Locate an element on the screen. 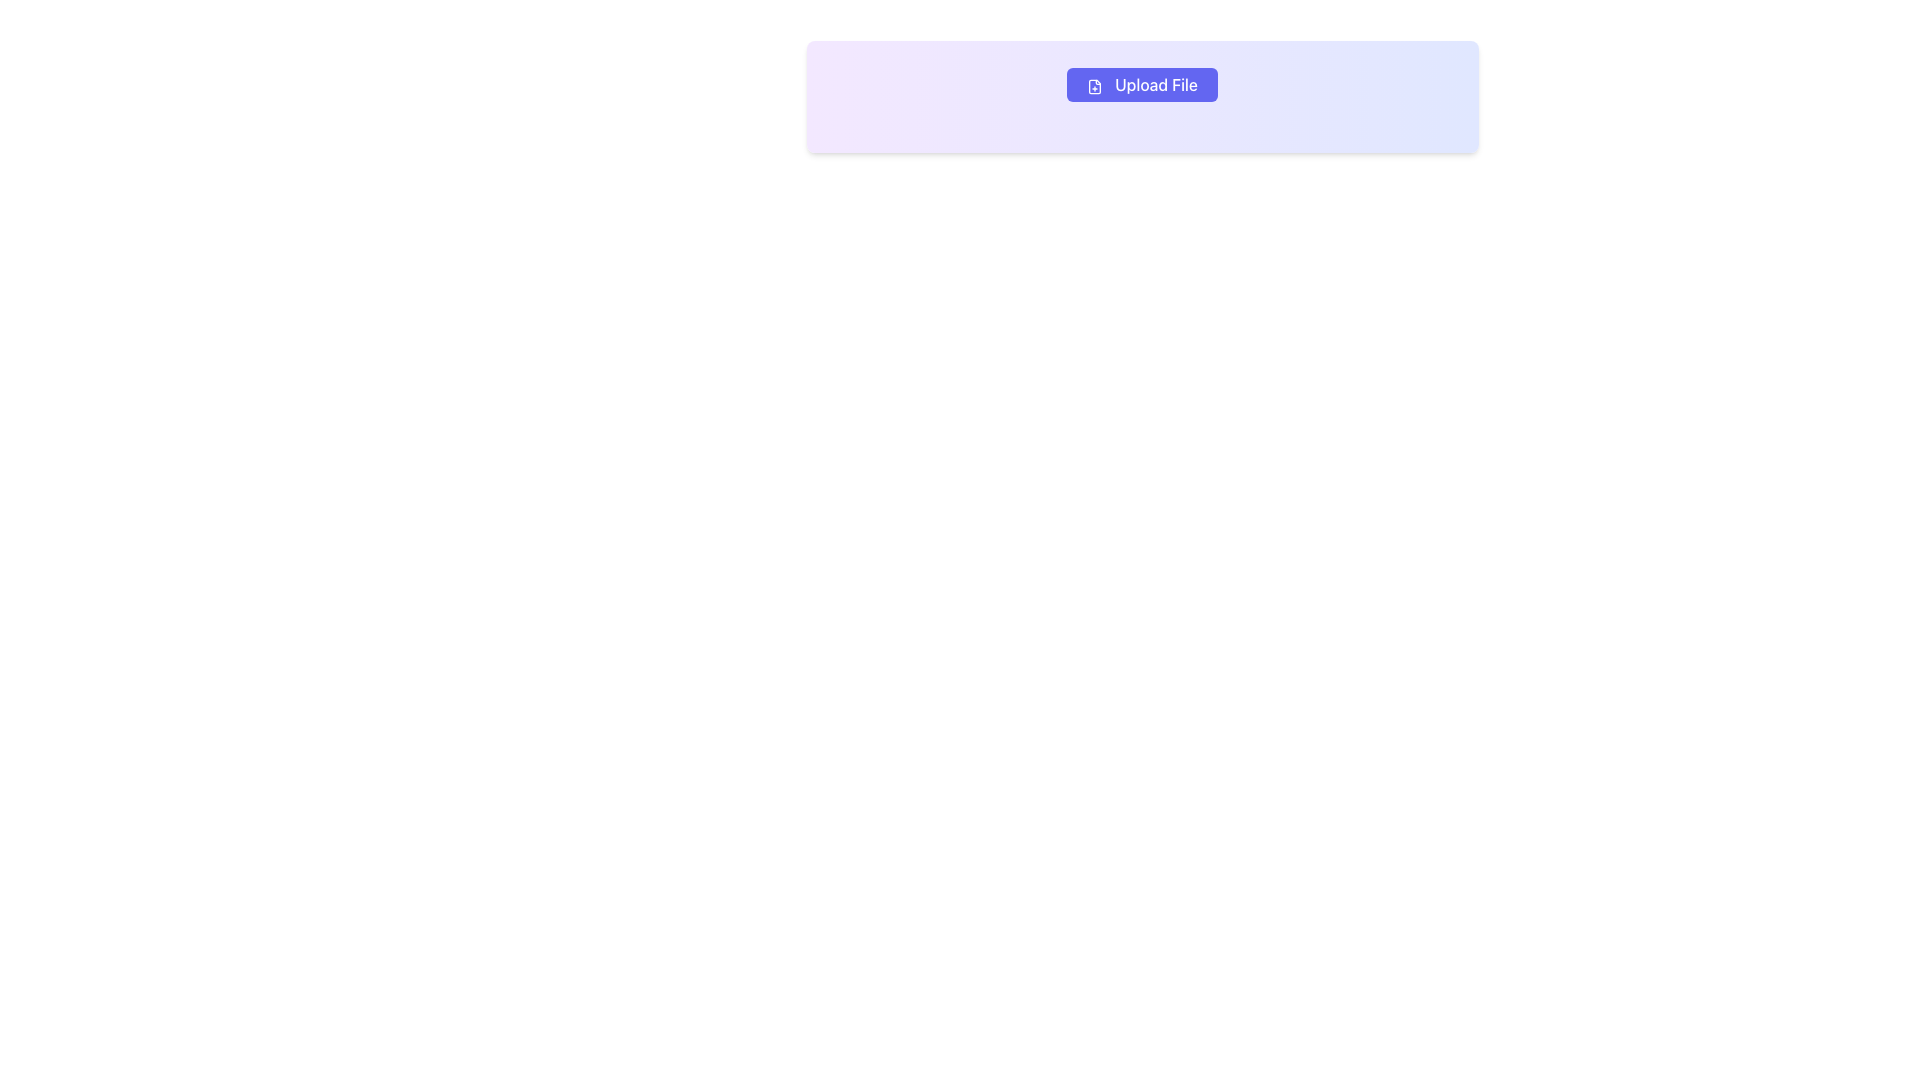  the 'Upload File' button, which is a horizontally centered button with a gradient background and an upload icon, to initiate the file upload process is located at coordinates (1142, 83).